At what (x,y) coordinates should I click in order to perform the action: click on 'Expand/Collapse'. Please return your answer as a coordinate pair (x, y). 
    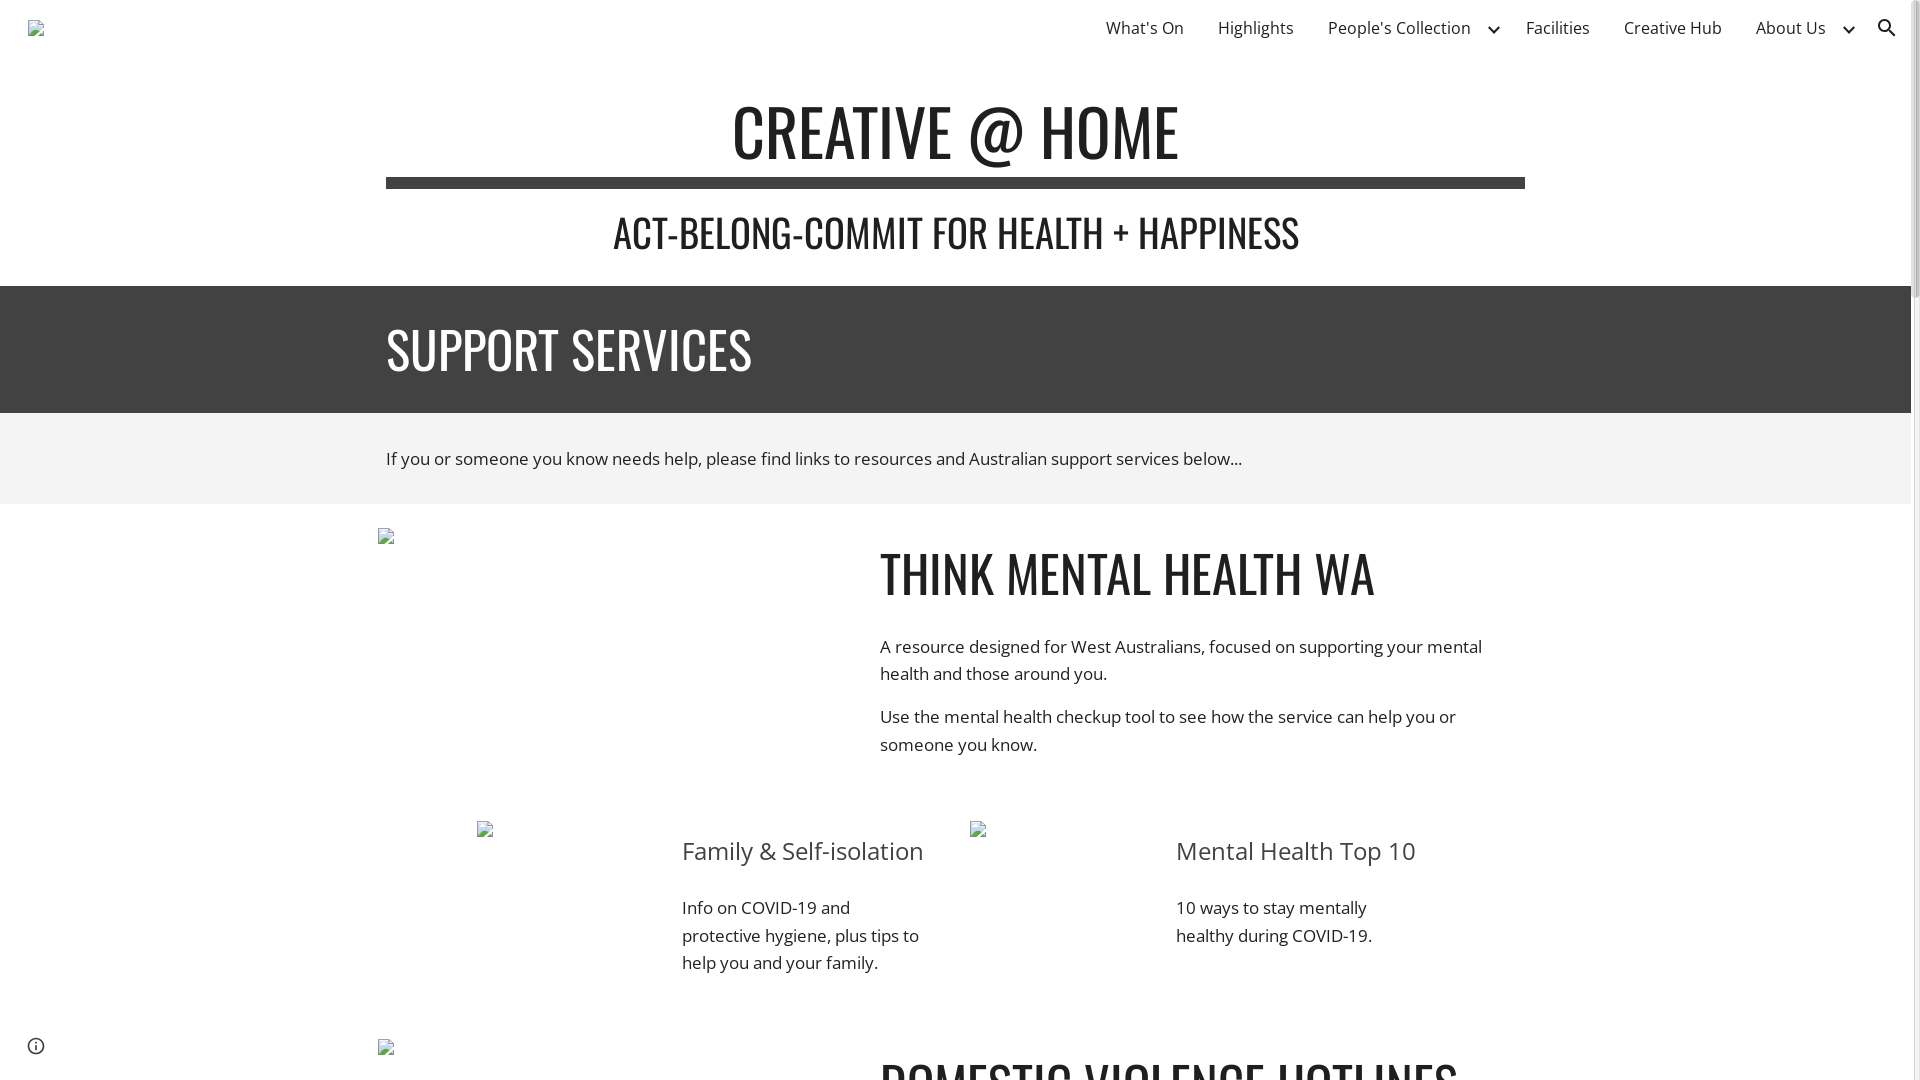
    Looking at the image, I should click on (1847, 27).